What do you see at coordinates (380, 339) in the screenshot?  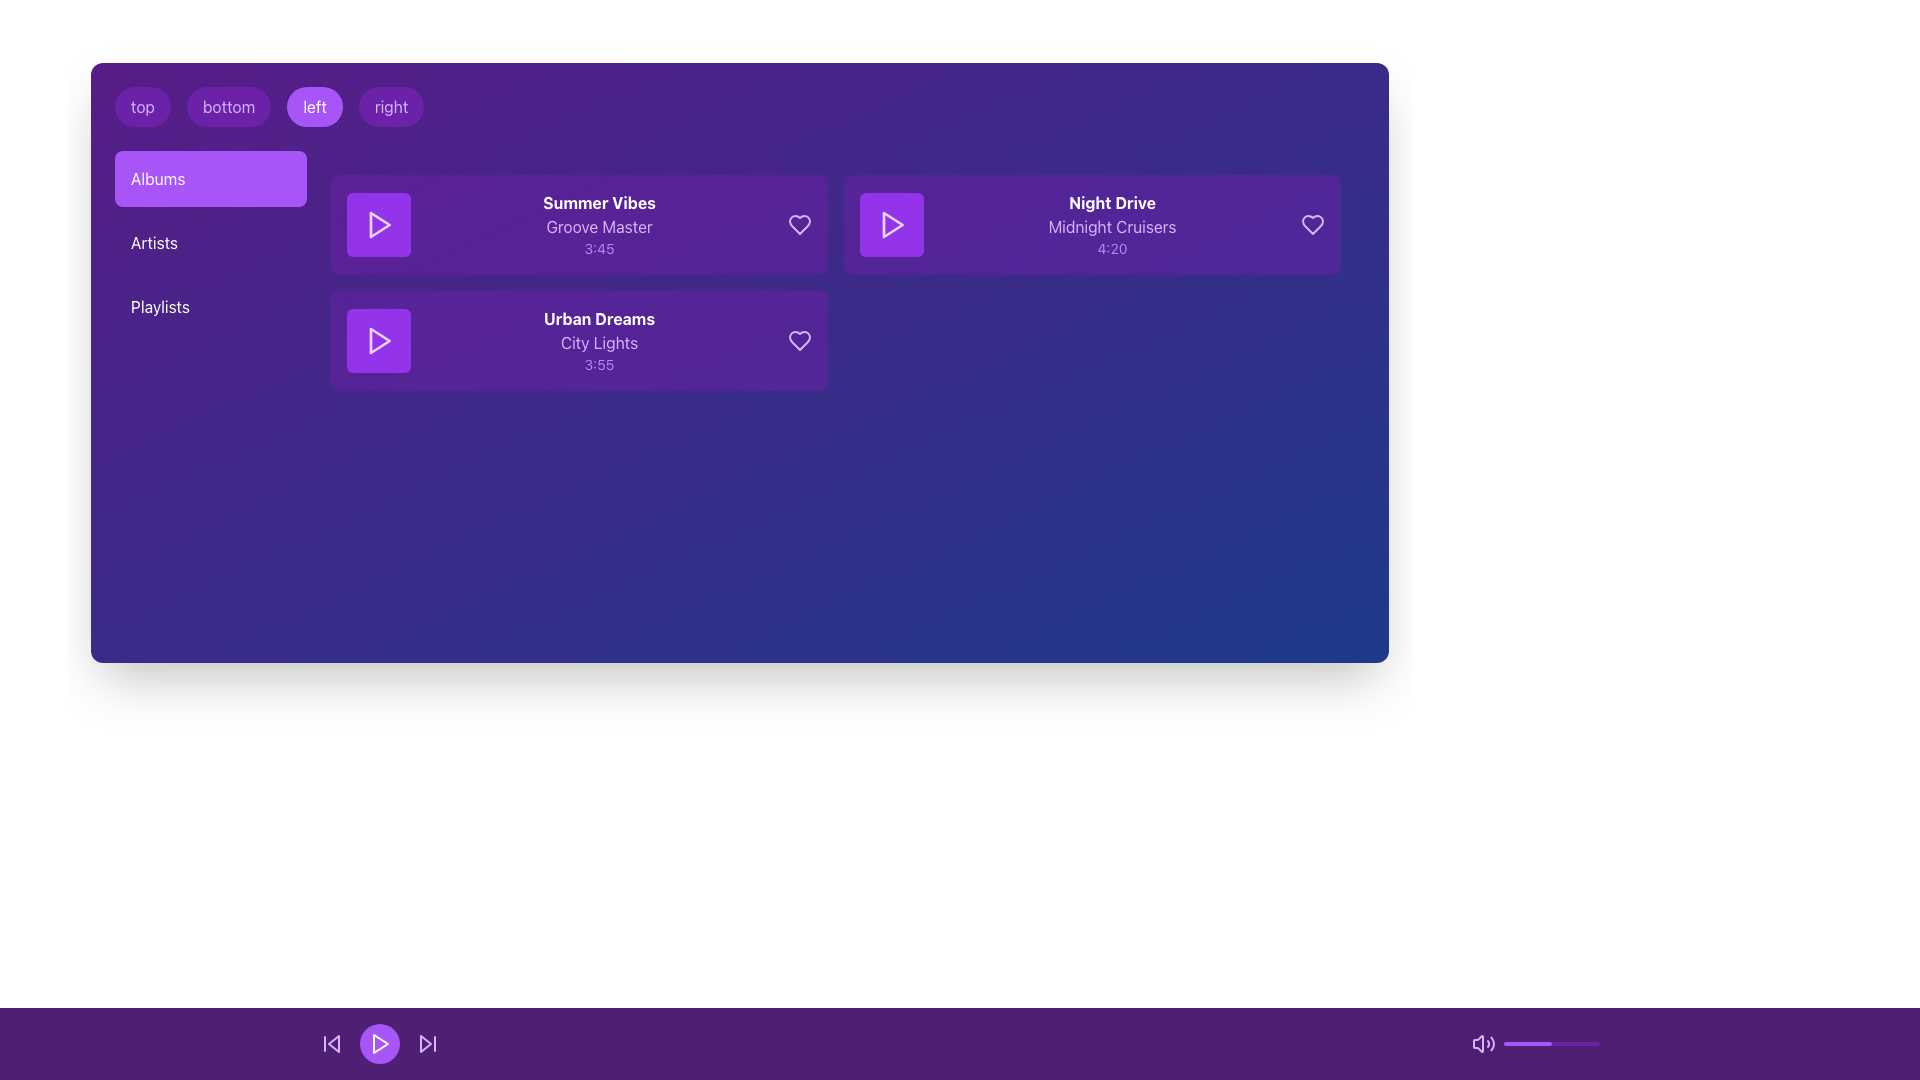 I see `the play icon associated with the 'Urban Dreams' album located in the second card of the album list` at bounding box center [380, 339].